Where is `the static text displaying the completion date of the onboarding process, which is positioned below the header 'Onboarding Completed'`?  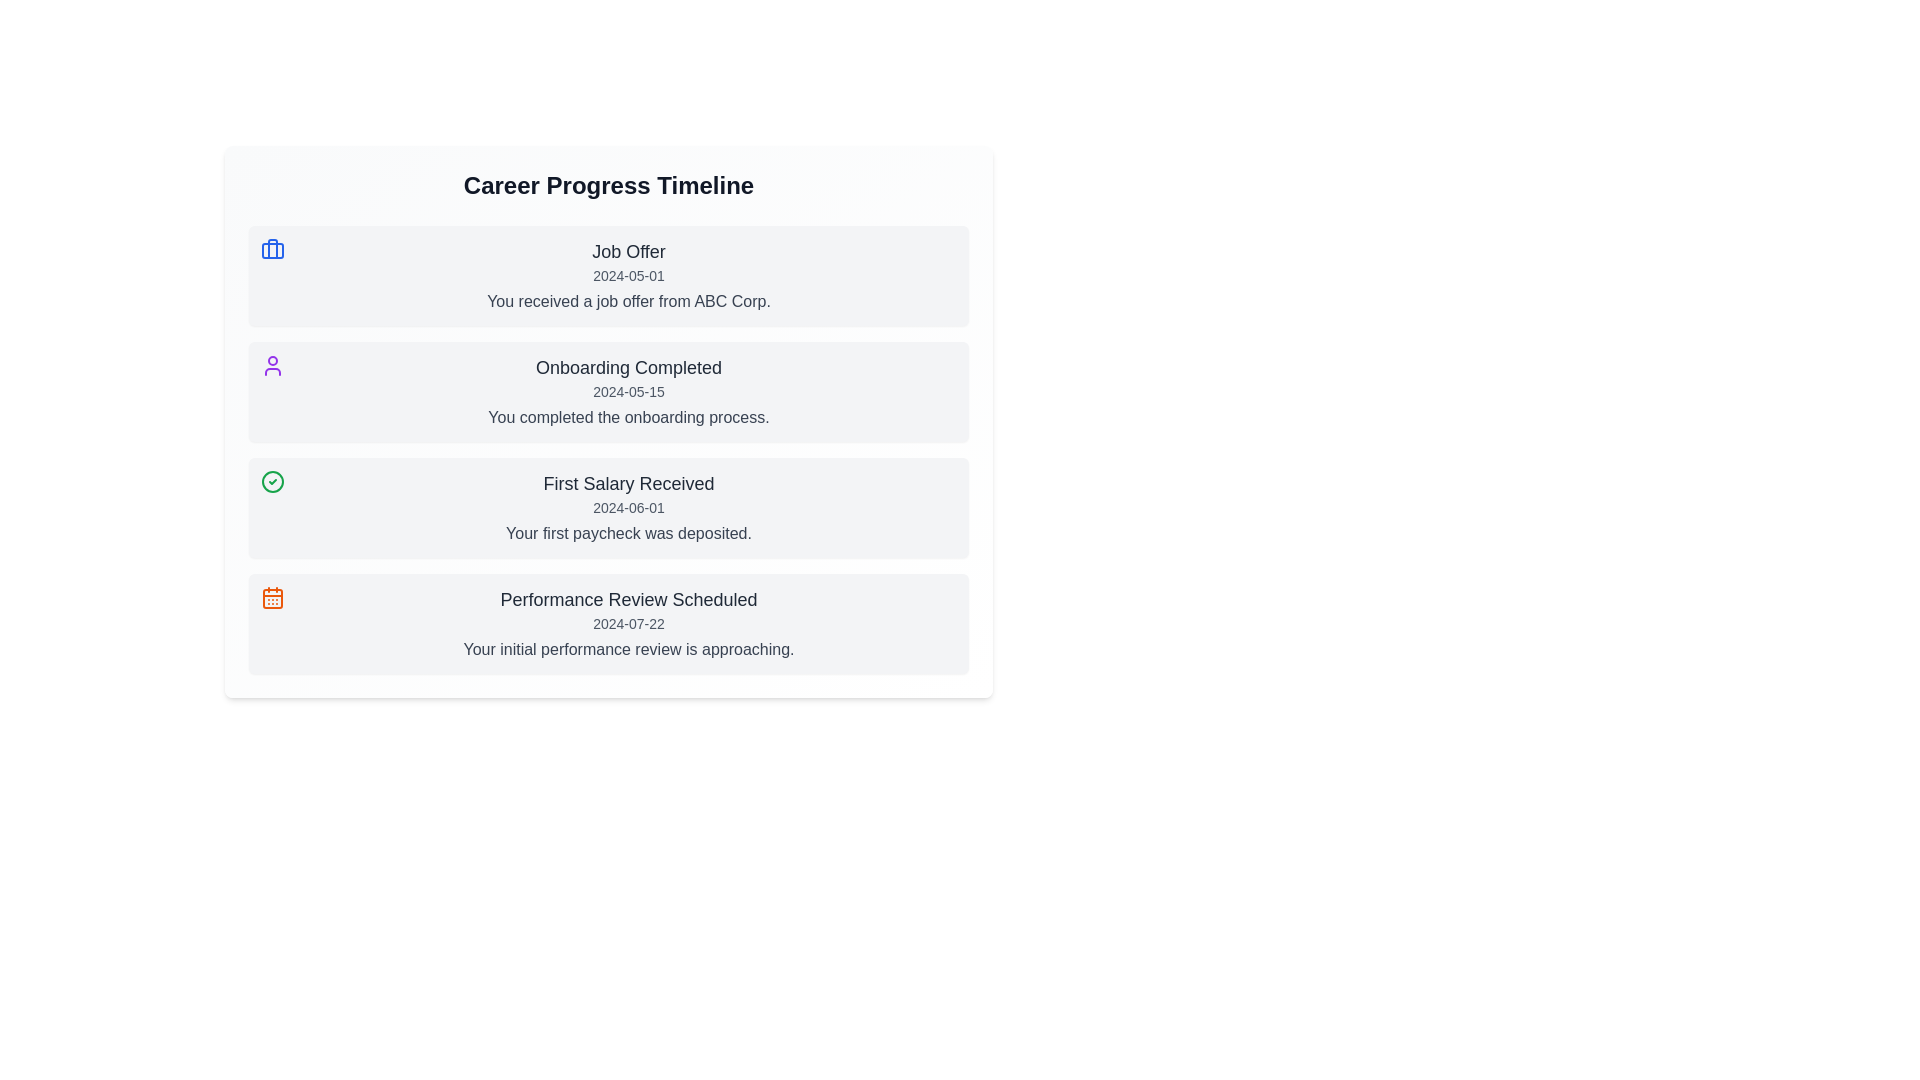 the static text displaying the completion date of the onboarding process, which is positioned below the header 'Onboarding Completed' is located at coordinates (627, 392).